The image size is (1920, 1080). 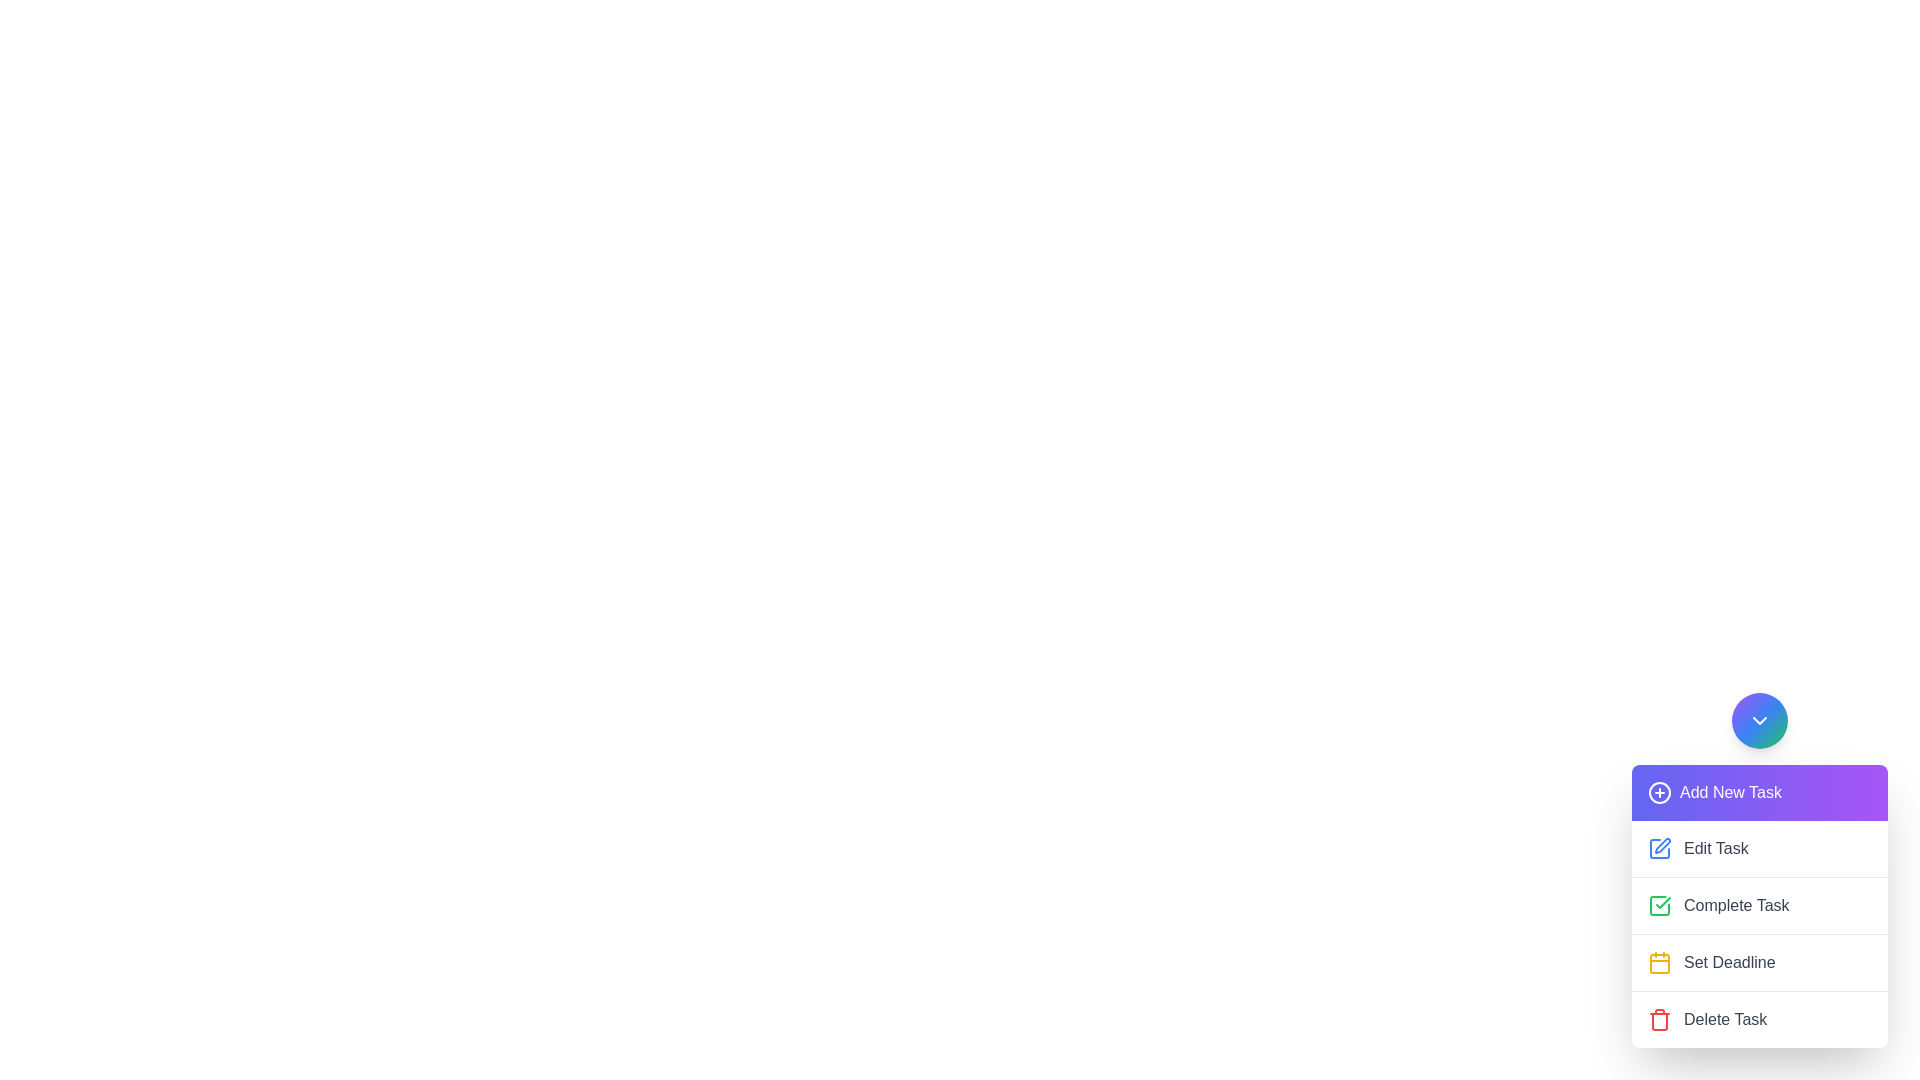 What do you see at coordinates (1660, 1019) in the screenshot?
I see `the red trash bin icon located at the bottom of the dropdown menu` at bounding box center [1660, 1019].